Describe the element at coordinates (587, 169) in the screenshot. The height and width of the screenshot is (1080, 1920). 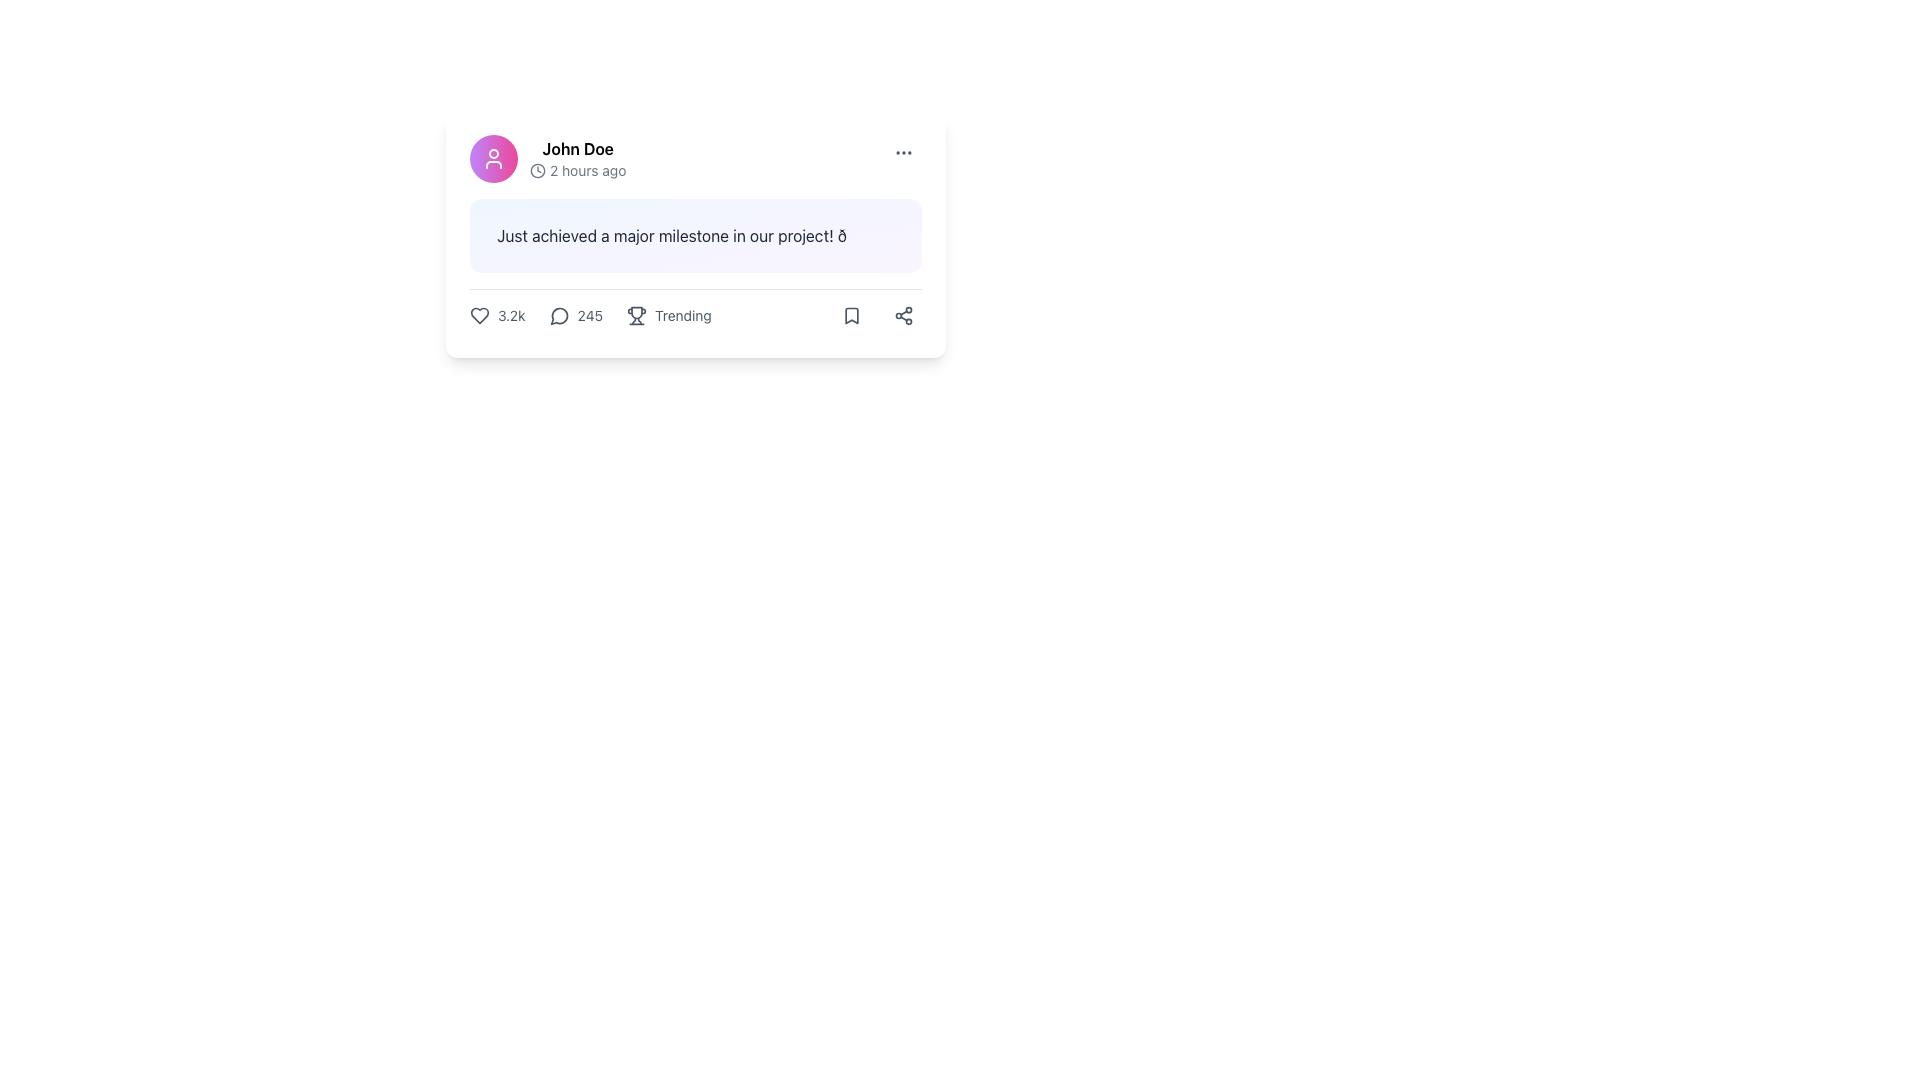
I see `static text element displaying '2 hours ago', which is styled in gray and located next to a clock icon in the metadata section of the post` at that location.